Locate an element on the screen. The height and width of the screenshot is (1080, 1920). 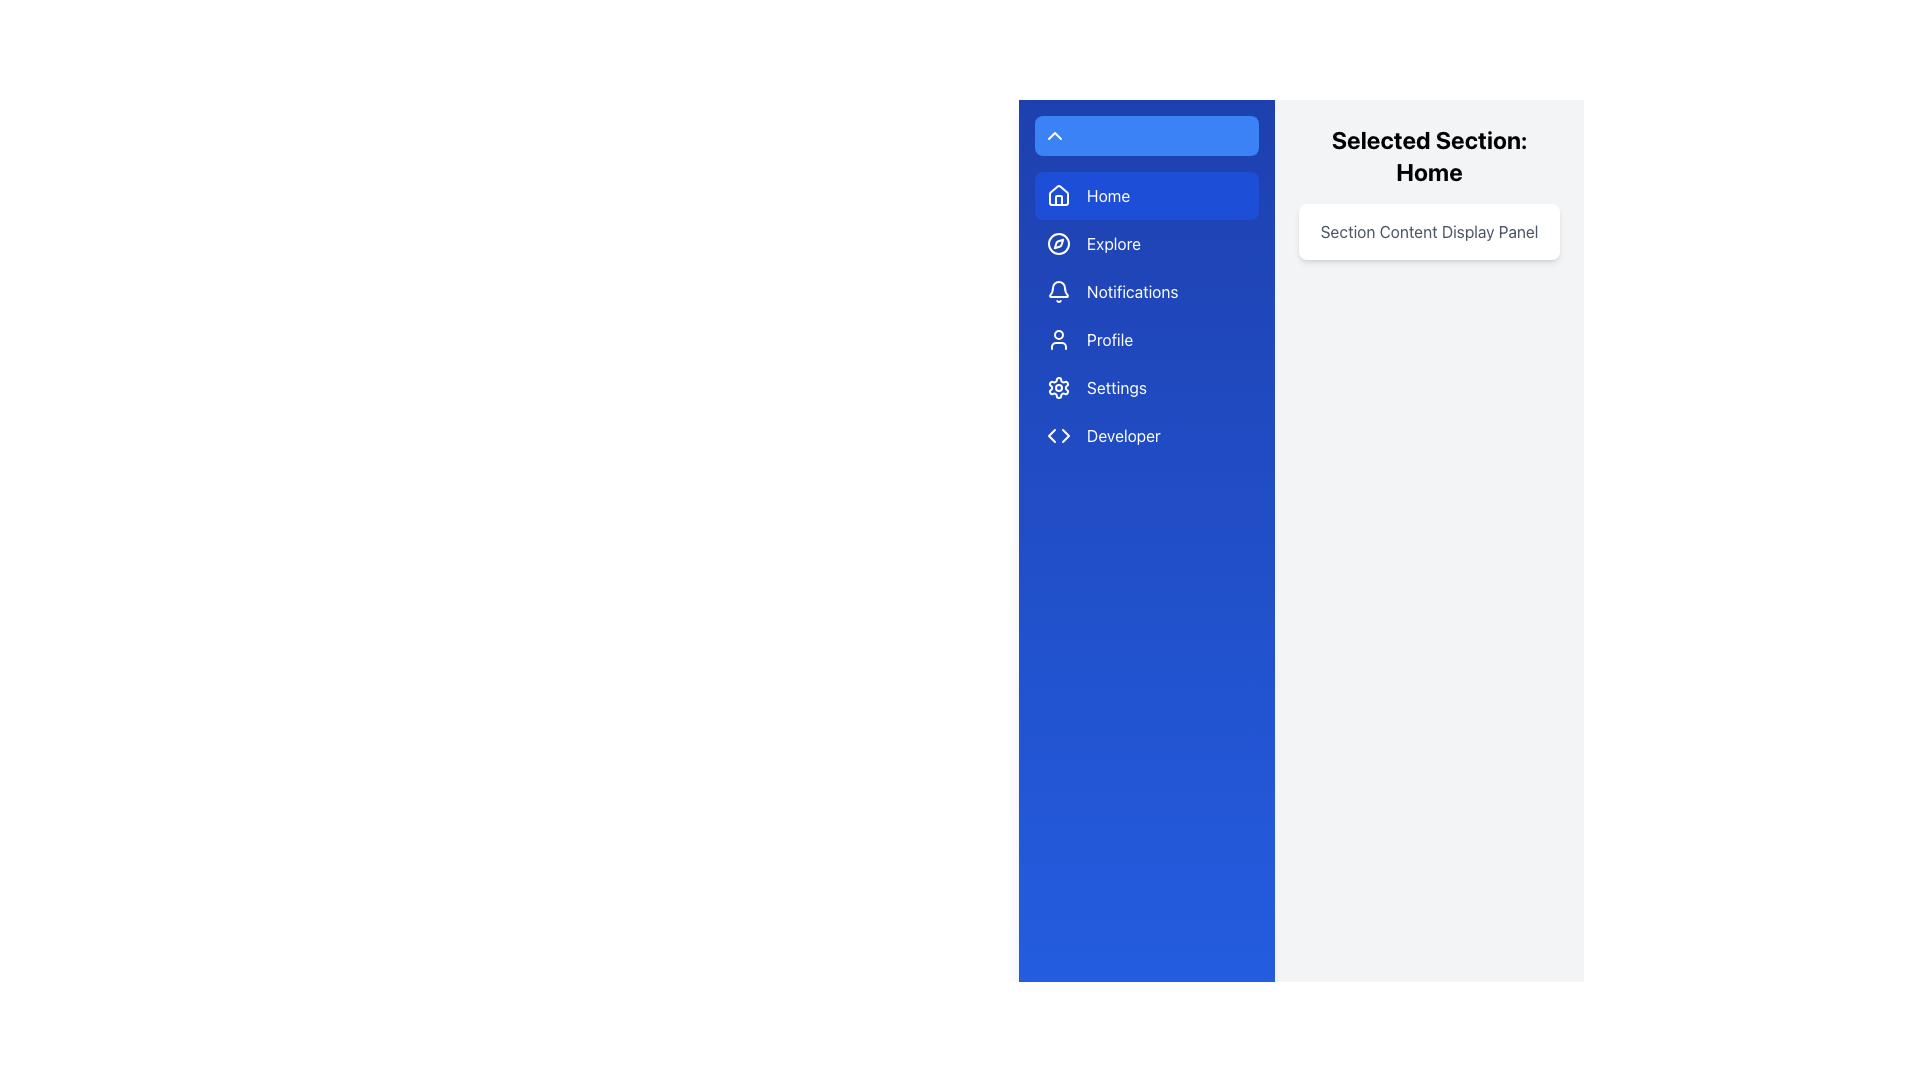
the user profile icon located on the left sidebar menu, which is positioned fourth from the top and to the left of the 'Profile' text is located at coordinates (1058, 338).